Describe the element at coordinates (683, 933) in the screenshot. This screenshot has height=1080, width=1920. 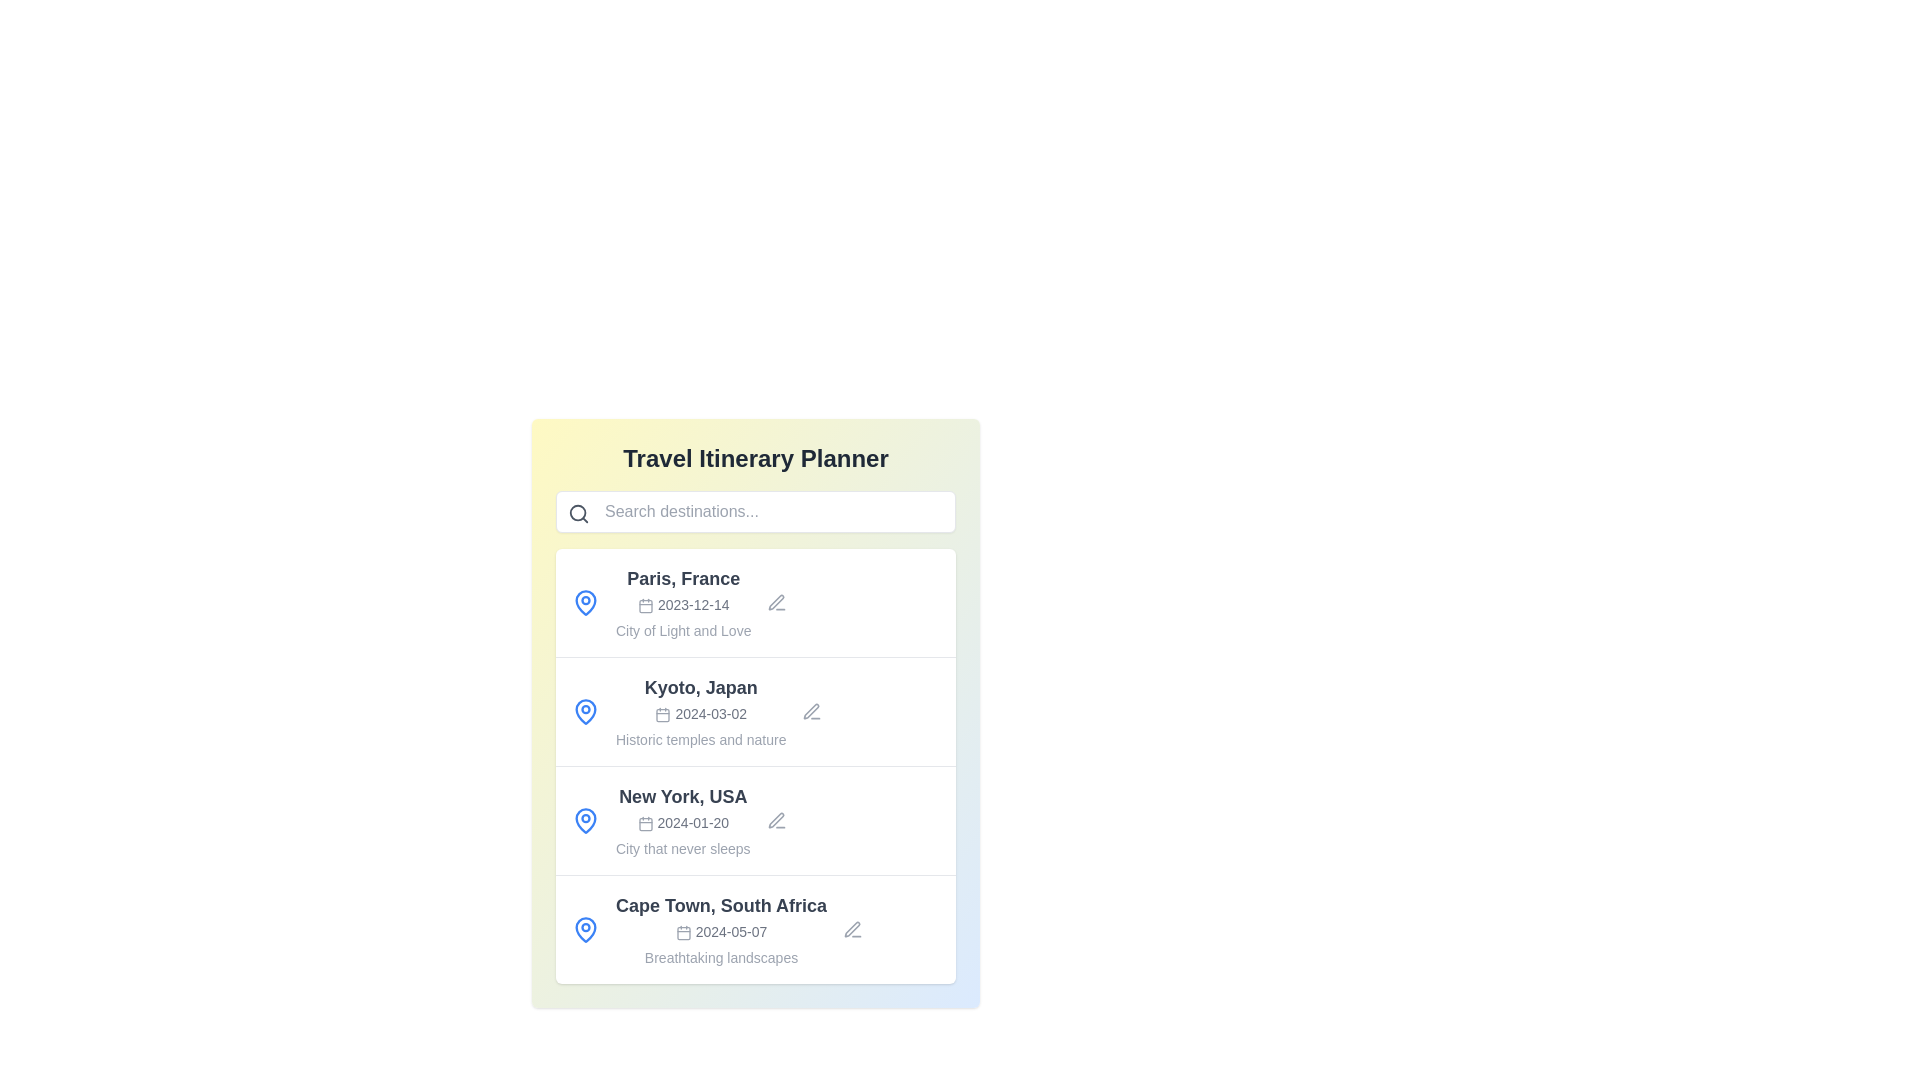
I see `the graphical shape element that visually represents the date aspect of the planner's calendar icon, located to the left of the date text '2024-05-07' under the entry for 'Cape Town, South Africa'` at that location.